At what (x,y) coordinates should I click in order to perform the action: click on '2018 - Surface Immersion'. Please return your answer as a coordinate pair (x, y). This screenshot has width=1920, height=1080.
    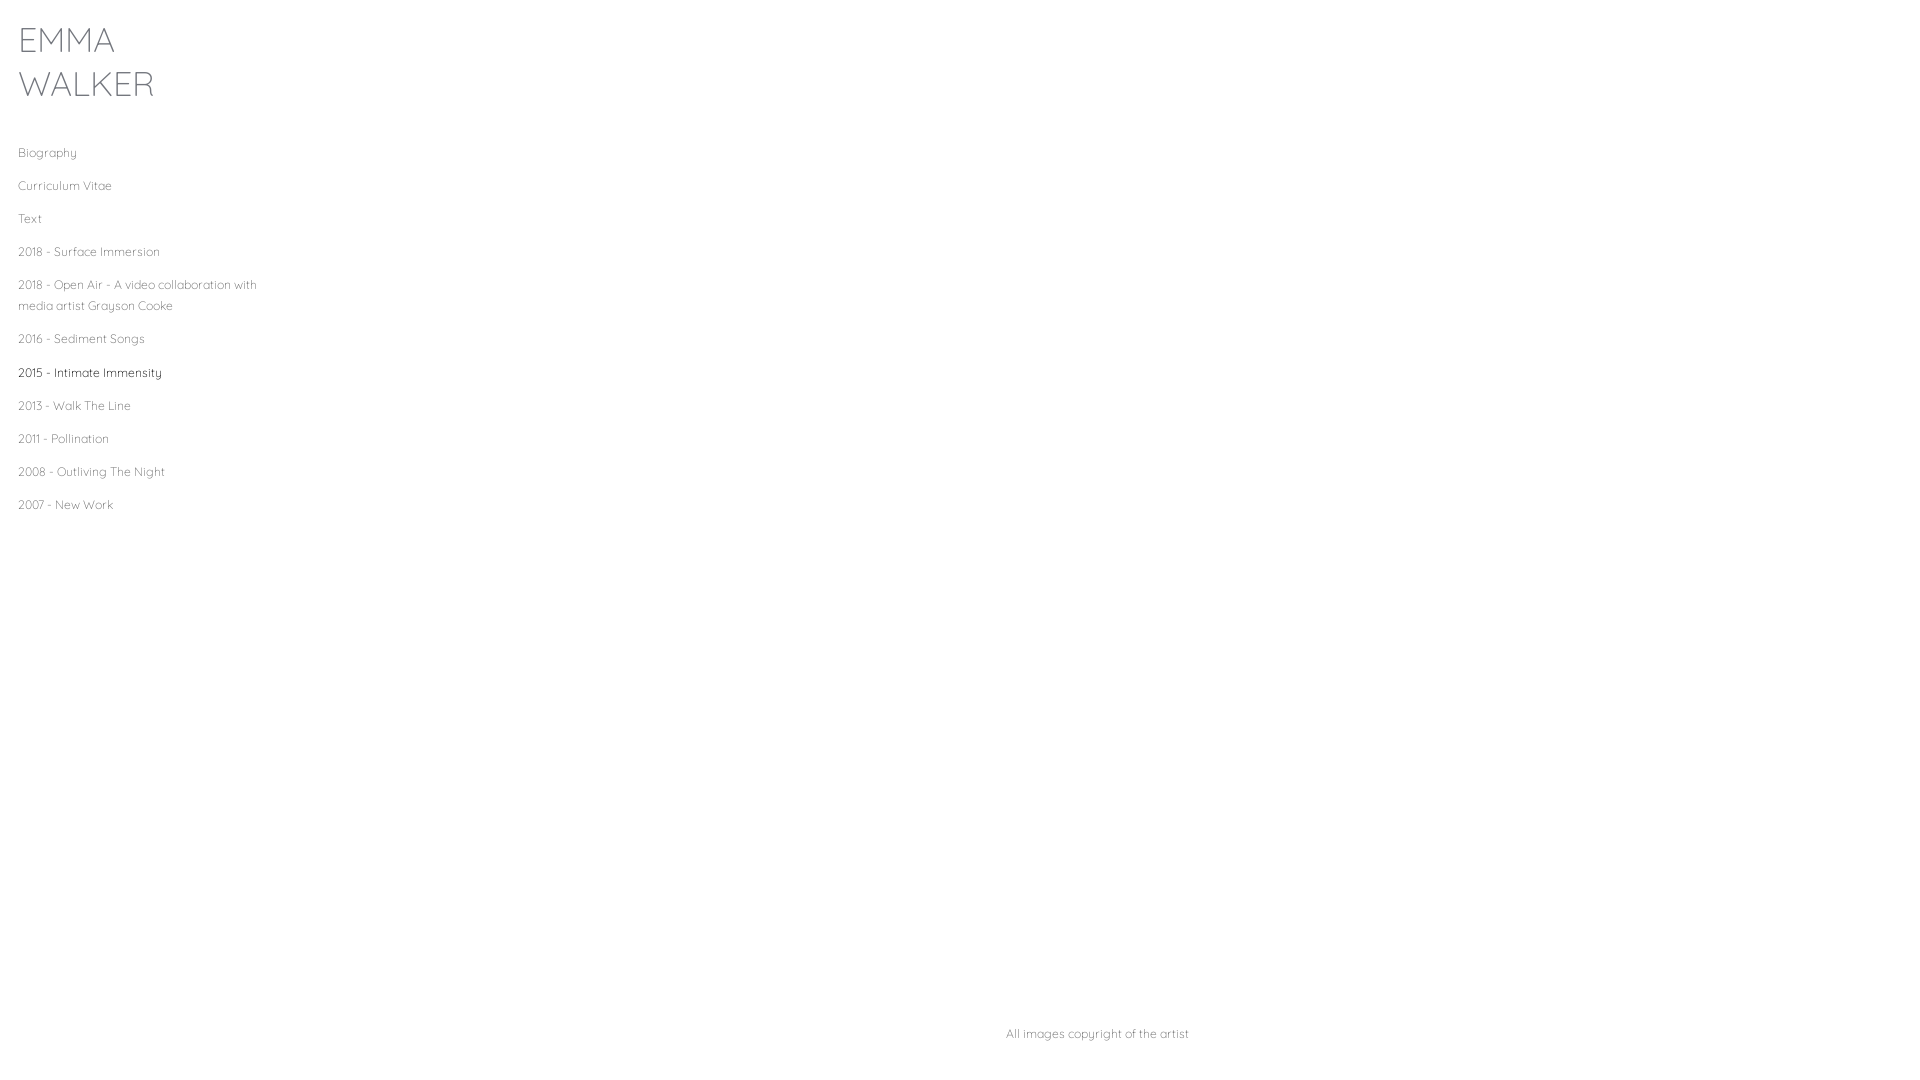
    Looking at the image, I should click on (88, 250).